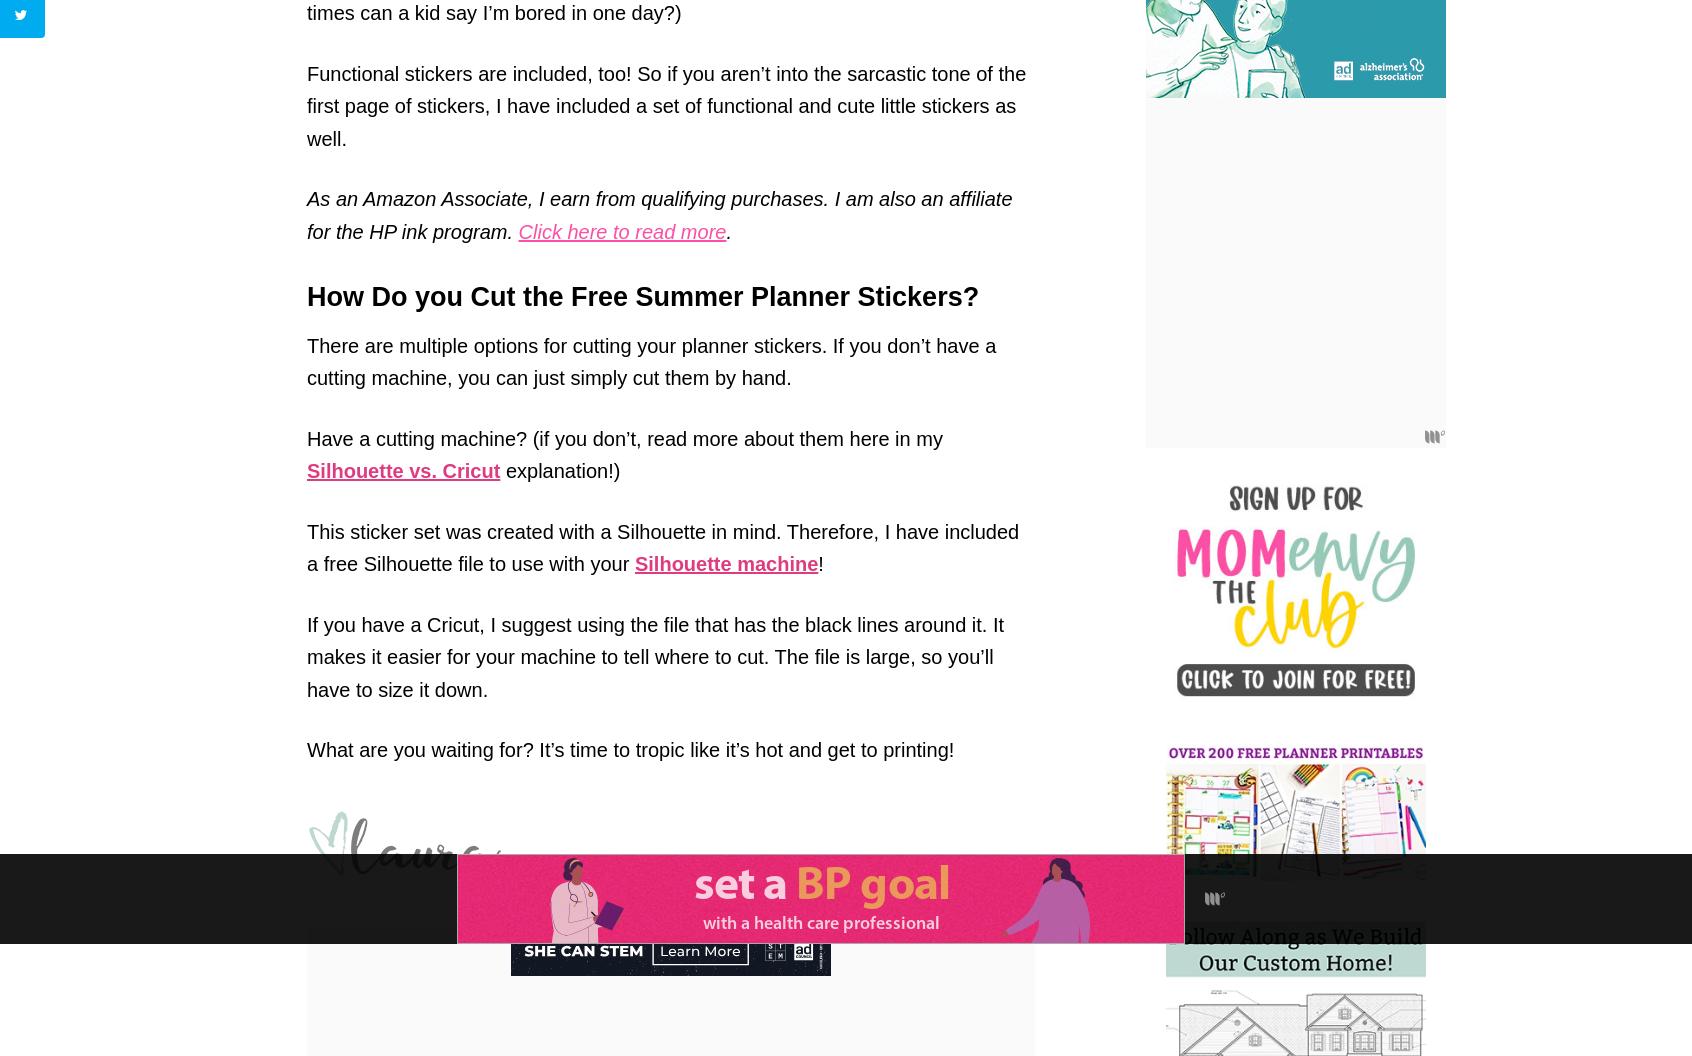 This screenshot has height=1056, width=1692. Describe the element at coordinates (655, 655) in the screenshot. I see `'If you have a Cricut, I suggest using the file that has the black lines around it. It makes it easier for your machine to tell where to cut. The file is large, so you’ll have to size it down.'` at that location.